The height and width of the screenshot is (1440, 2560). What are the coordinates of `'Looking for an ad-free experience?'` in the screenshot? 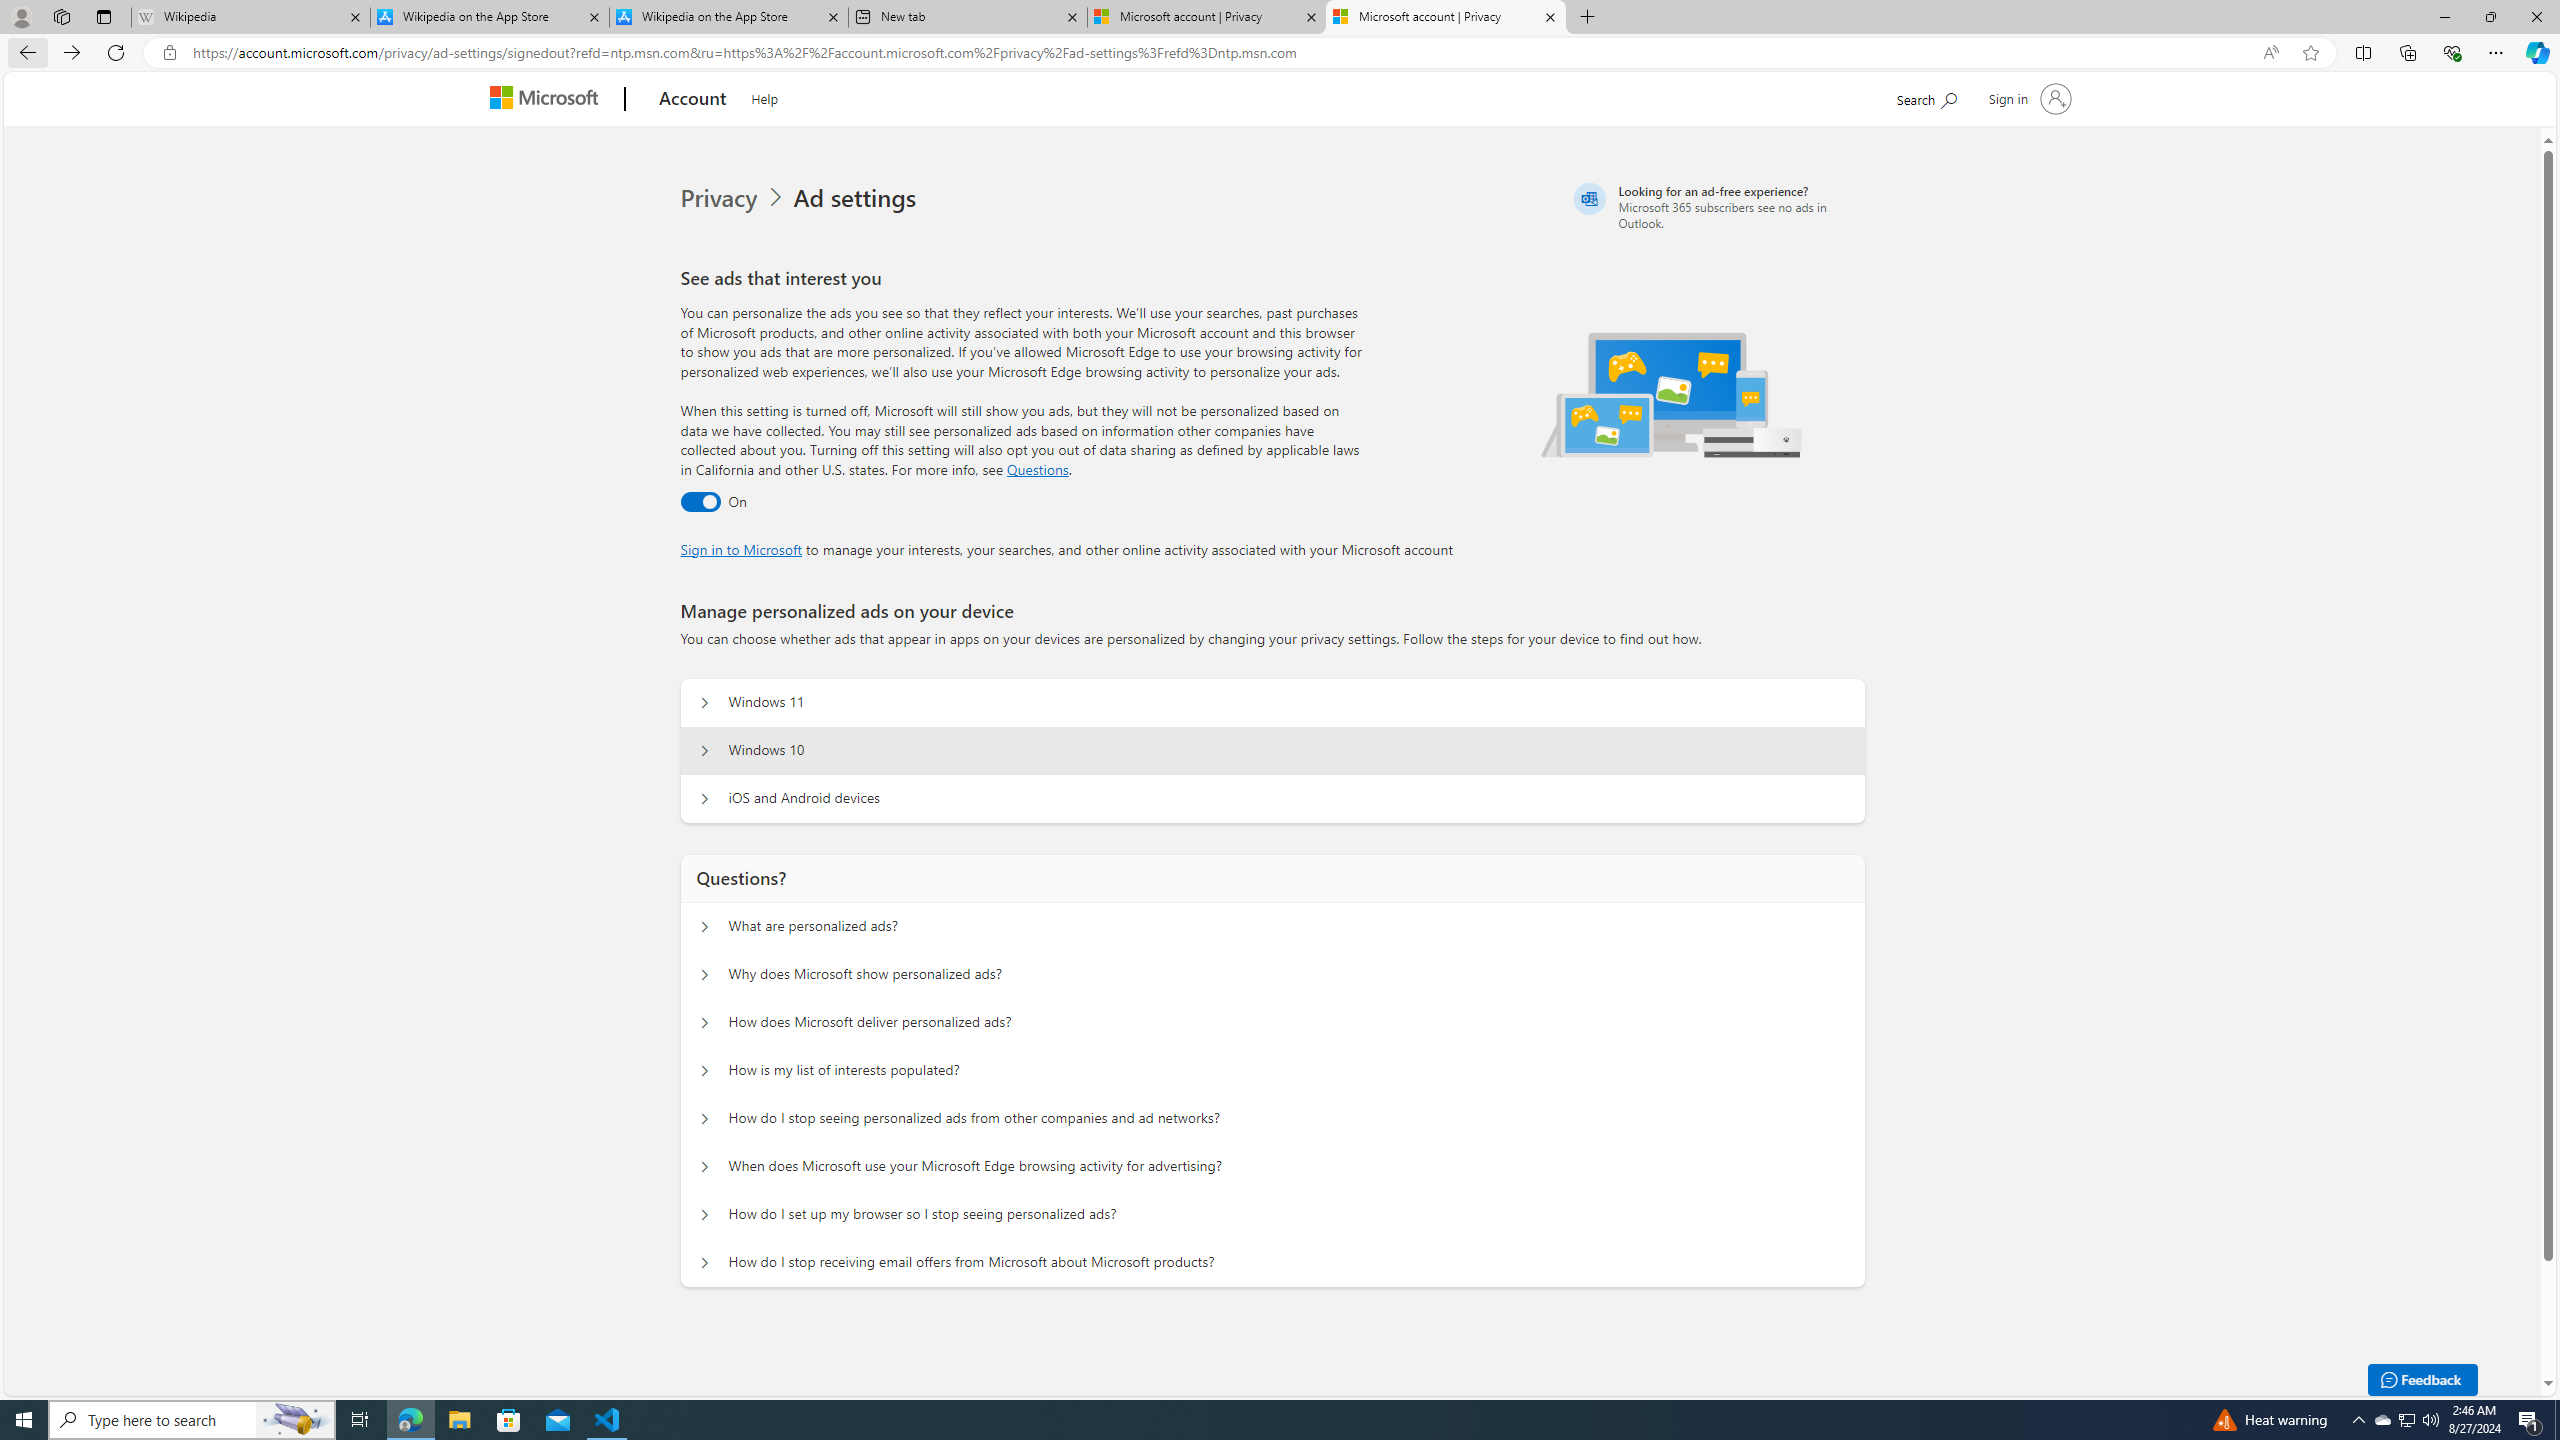 It's located at (1716, 206).